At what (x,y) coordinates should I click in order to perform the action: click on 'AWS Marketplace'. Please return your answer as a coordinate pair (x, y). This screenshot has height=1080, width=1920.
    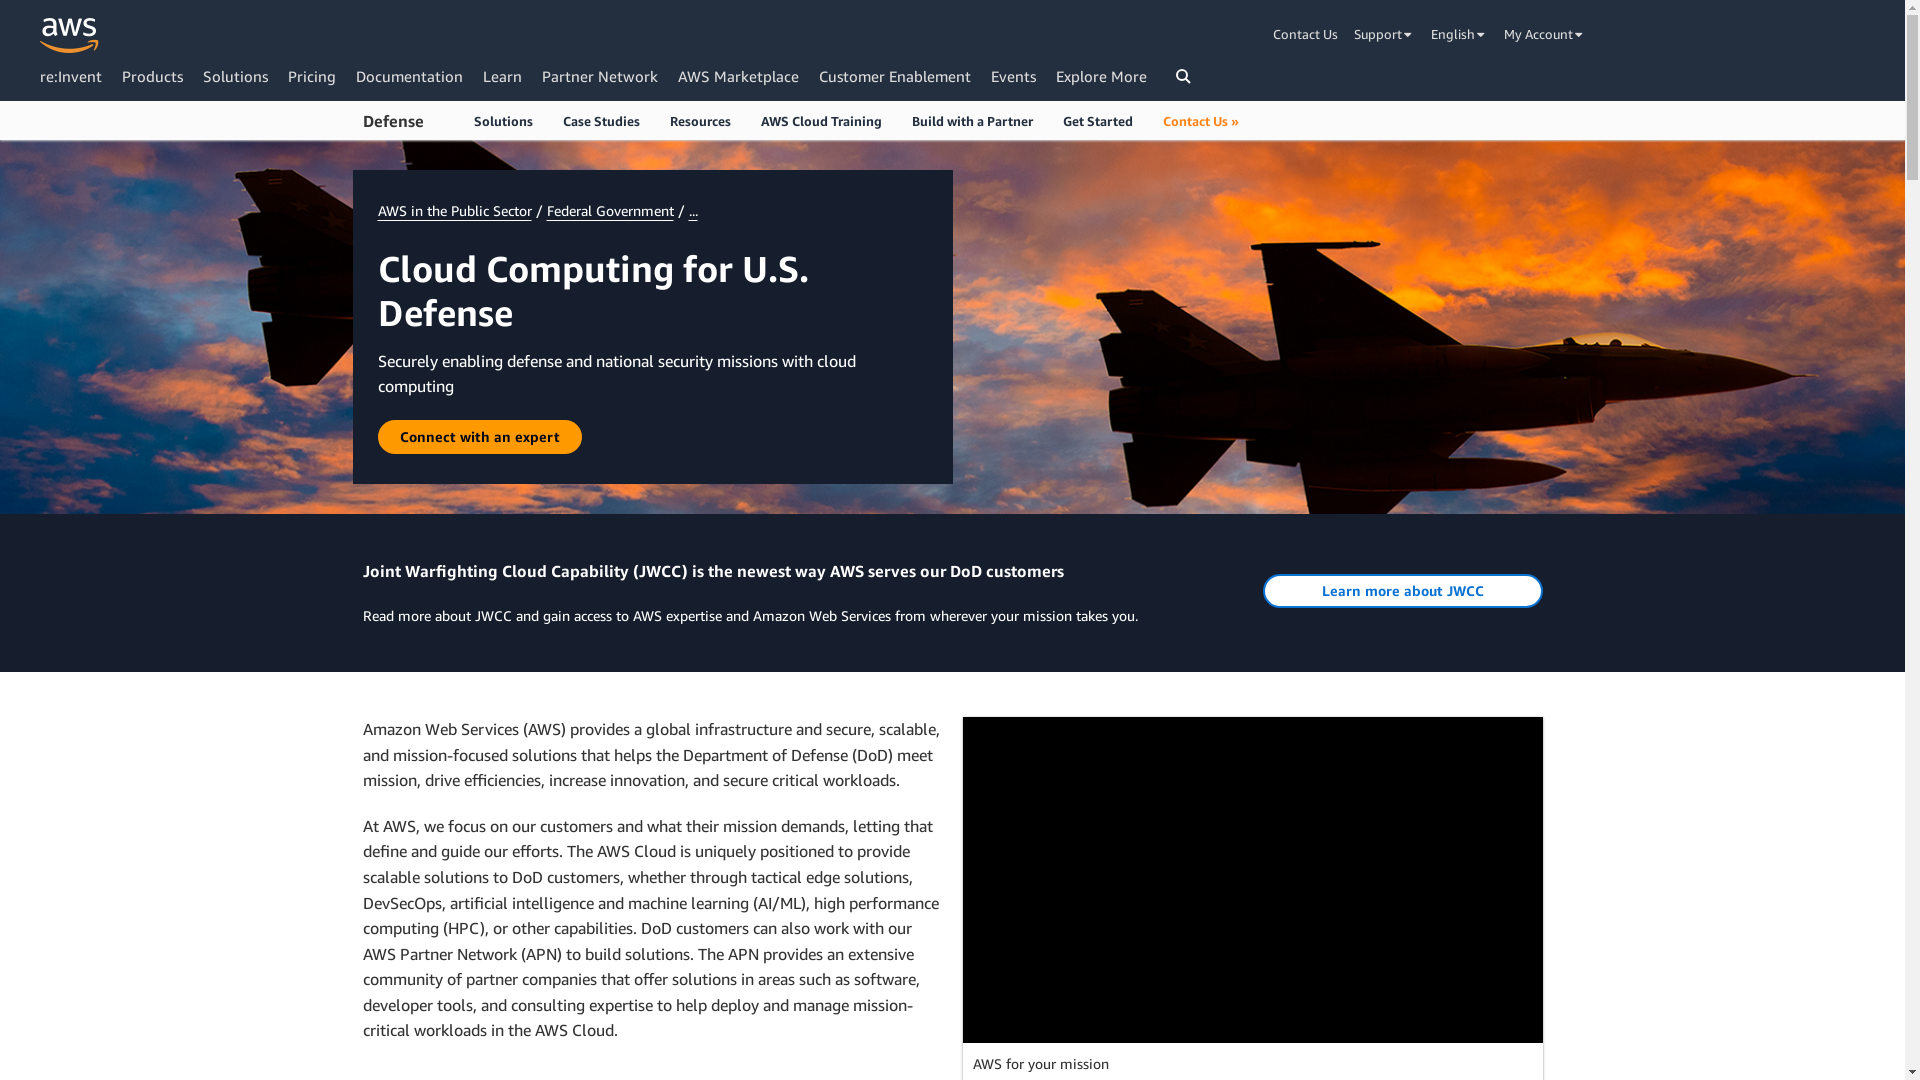
    Looking at the image, I should click on (737, 75).